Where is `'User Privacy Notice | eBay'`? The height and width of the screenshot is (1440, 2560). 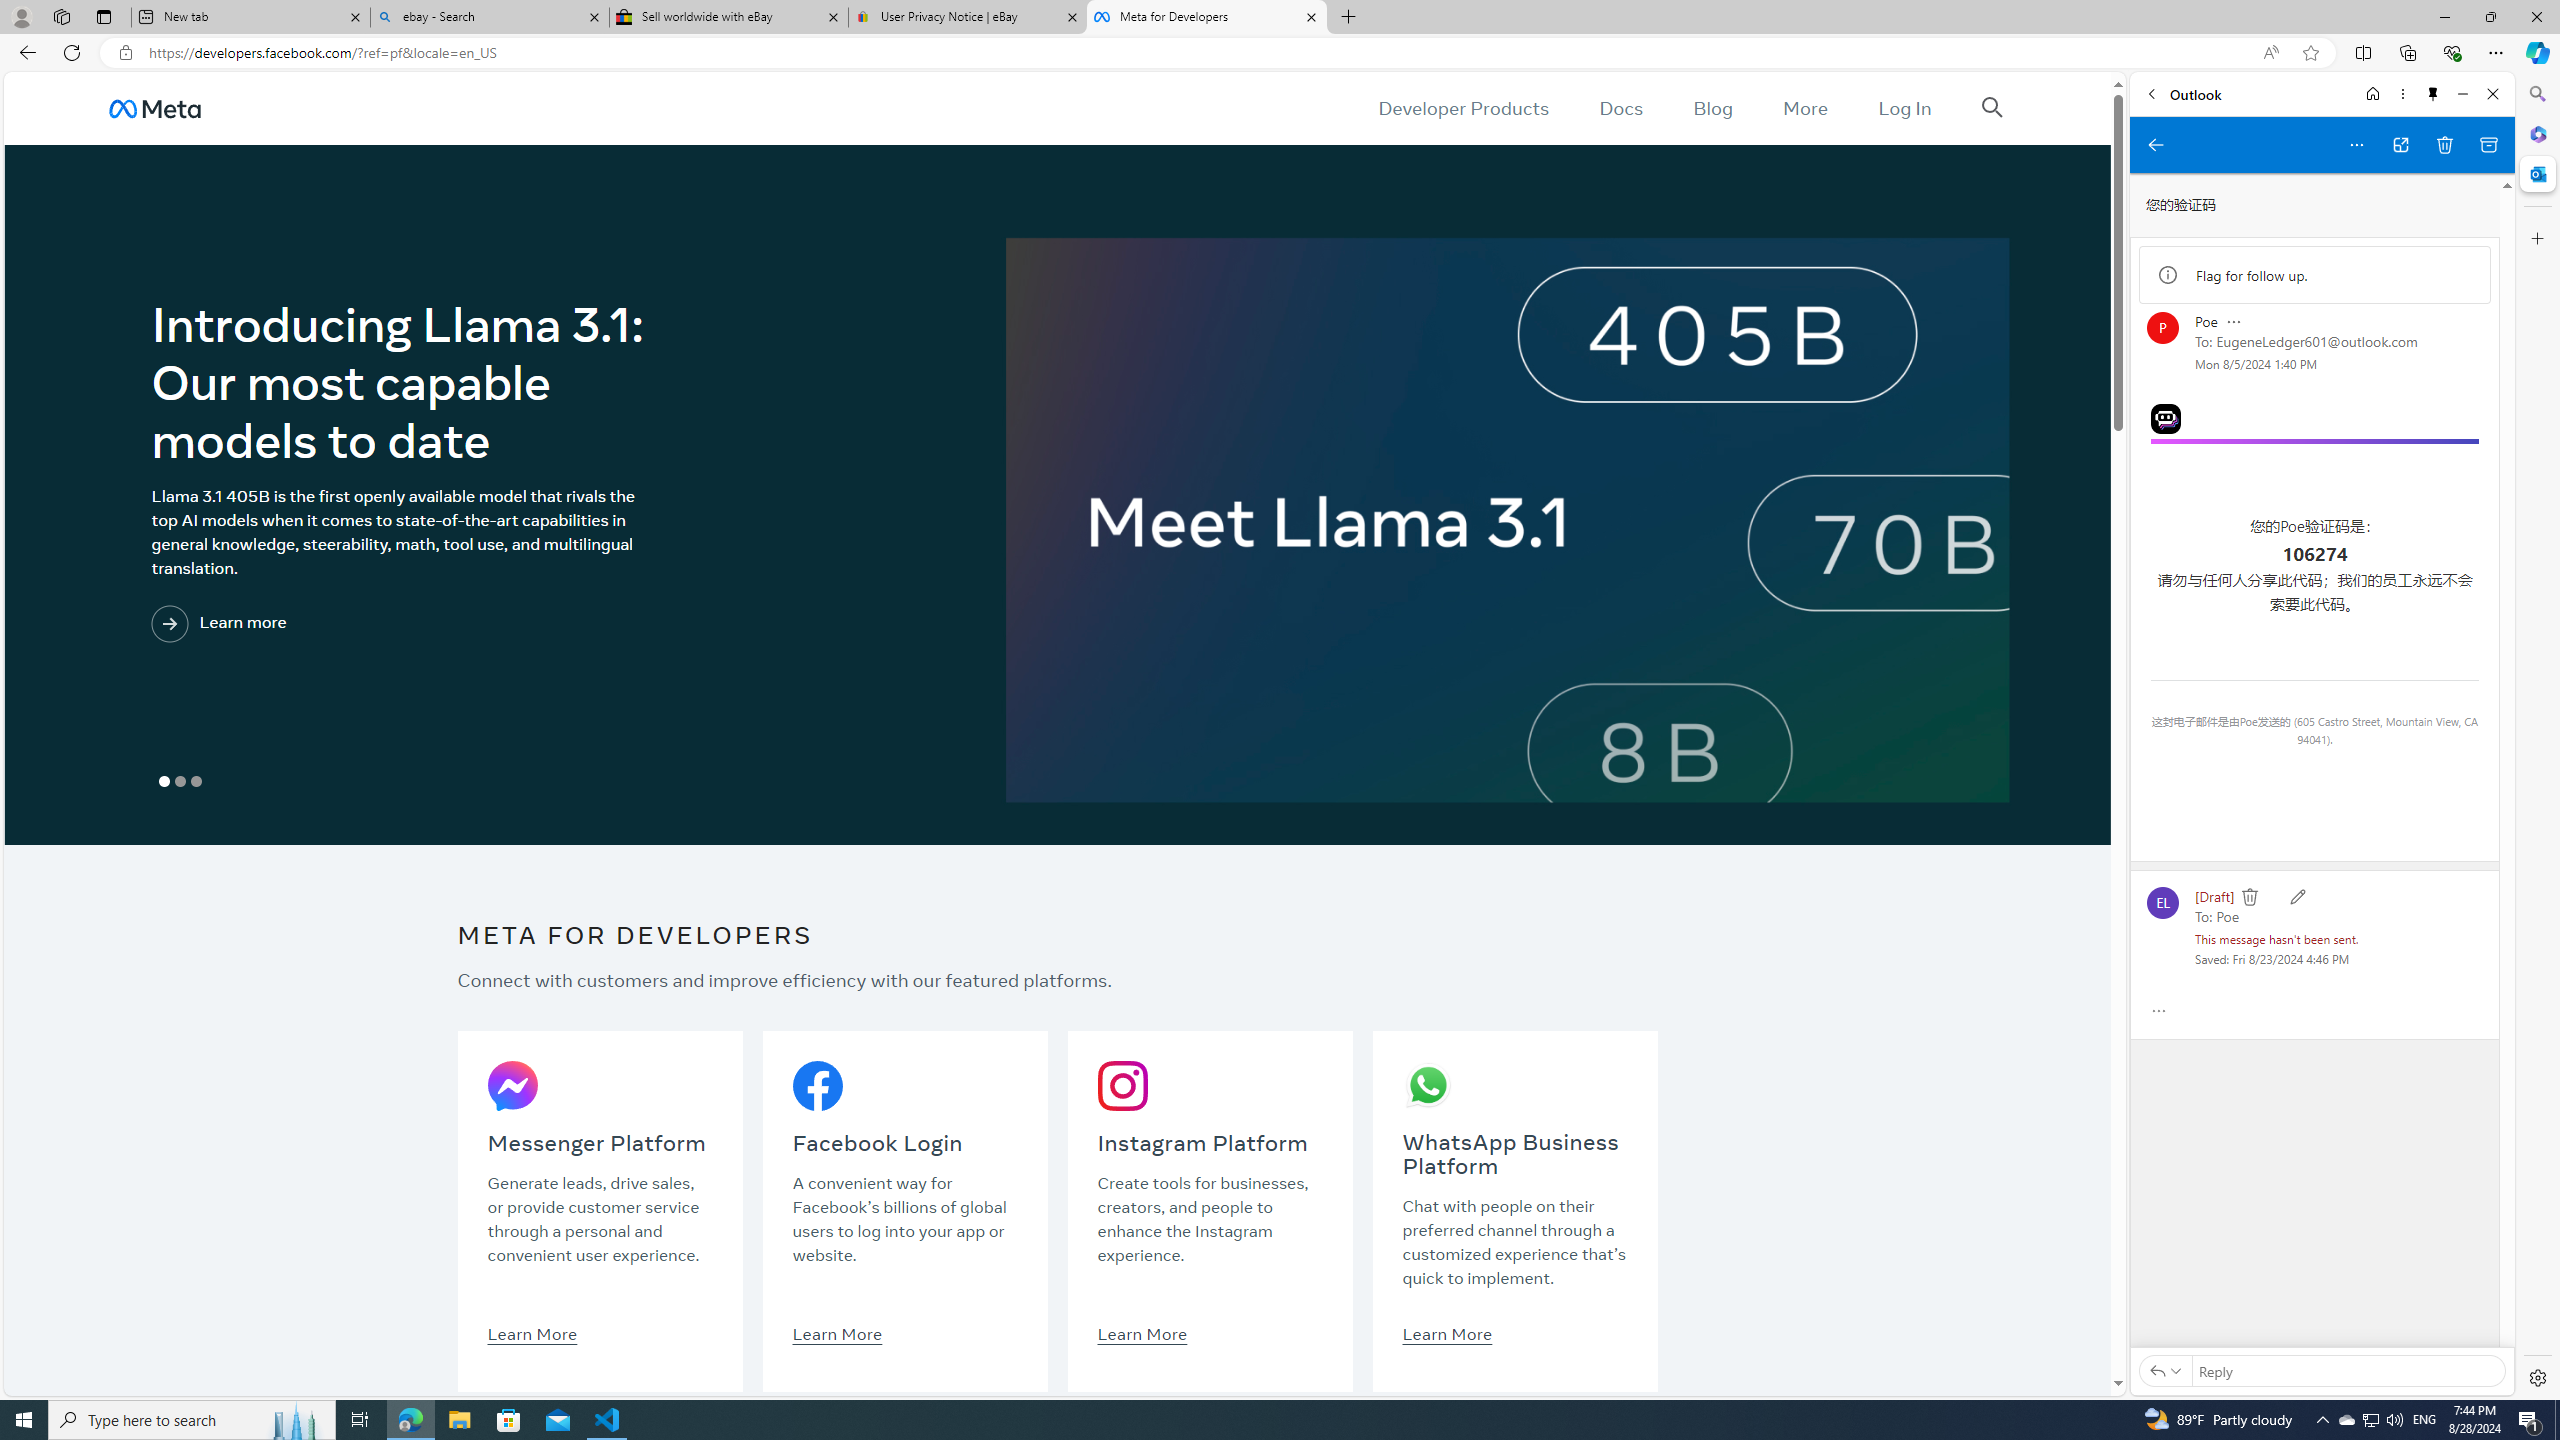
'User Privacy Notice | eBay' is located at coordinates (966, 16).